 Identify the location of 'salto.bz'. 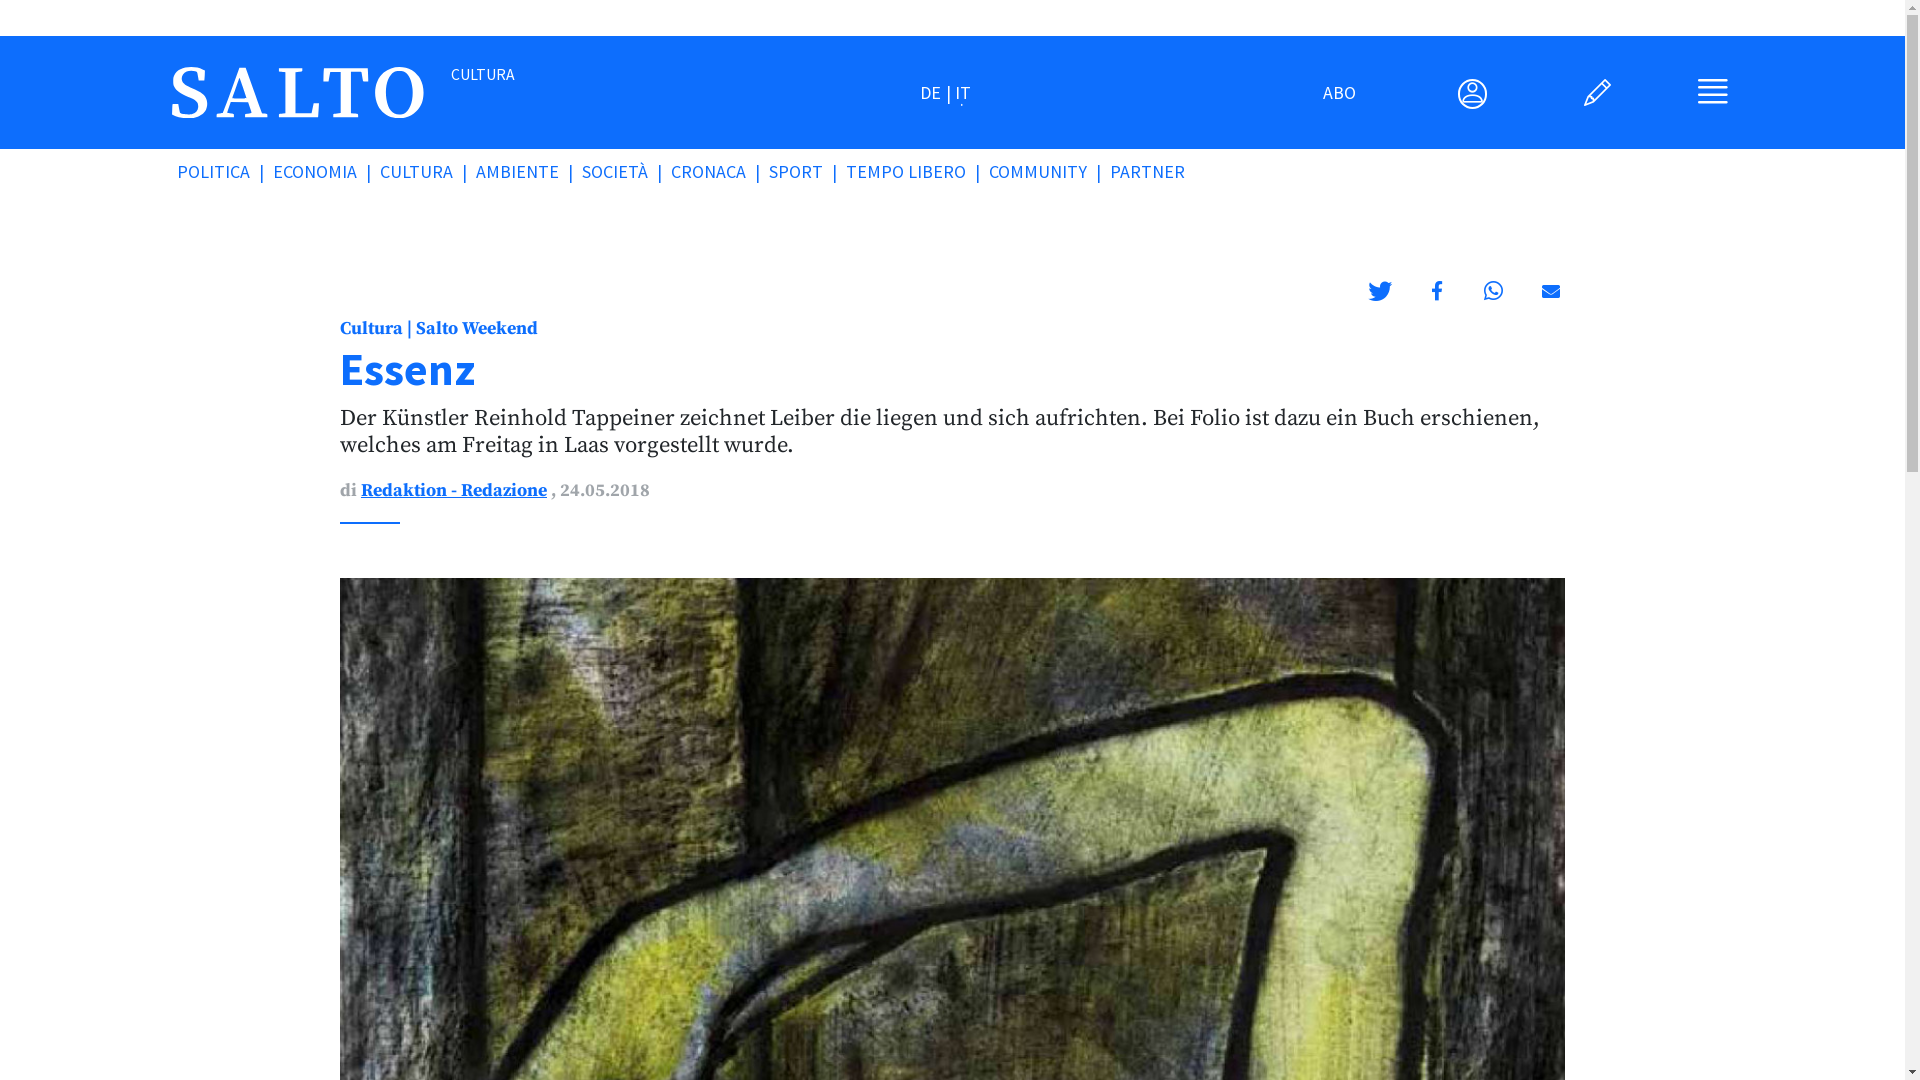
(296, 90).